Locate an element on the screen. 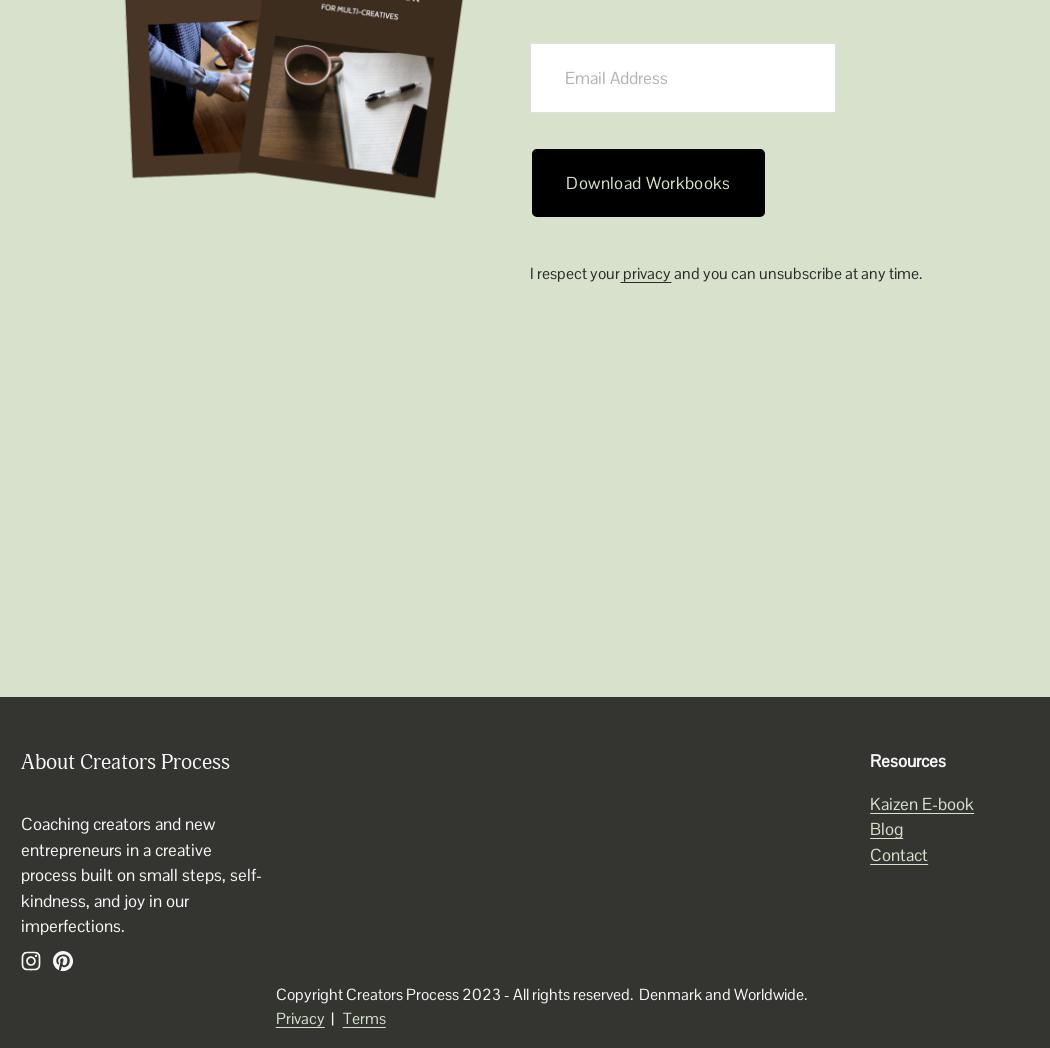 This screenshot has height=1048, width=1050. 'Contact' is located at coordinates (898, 854).